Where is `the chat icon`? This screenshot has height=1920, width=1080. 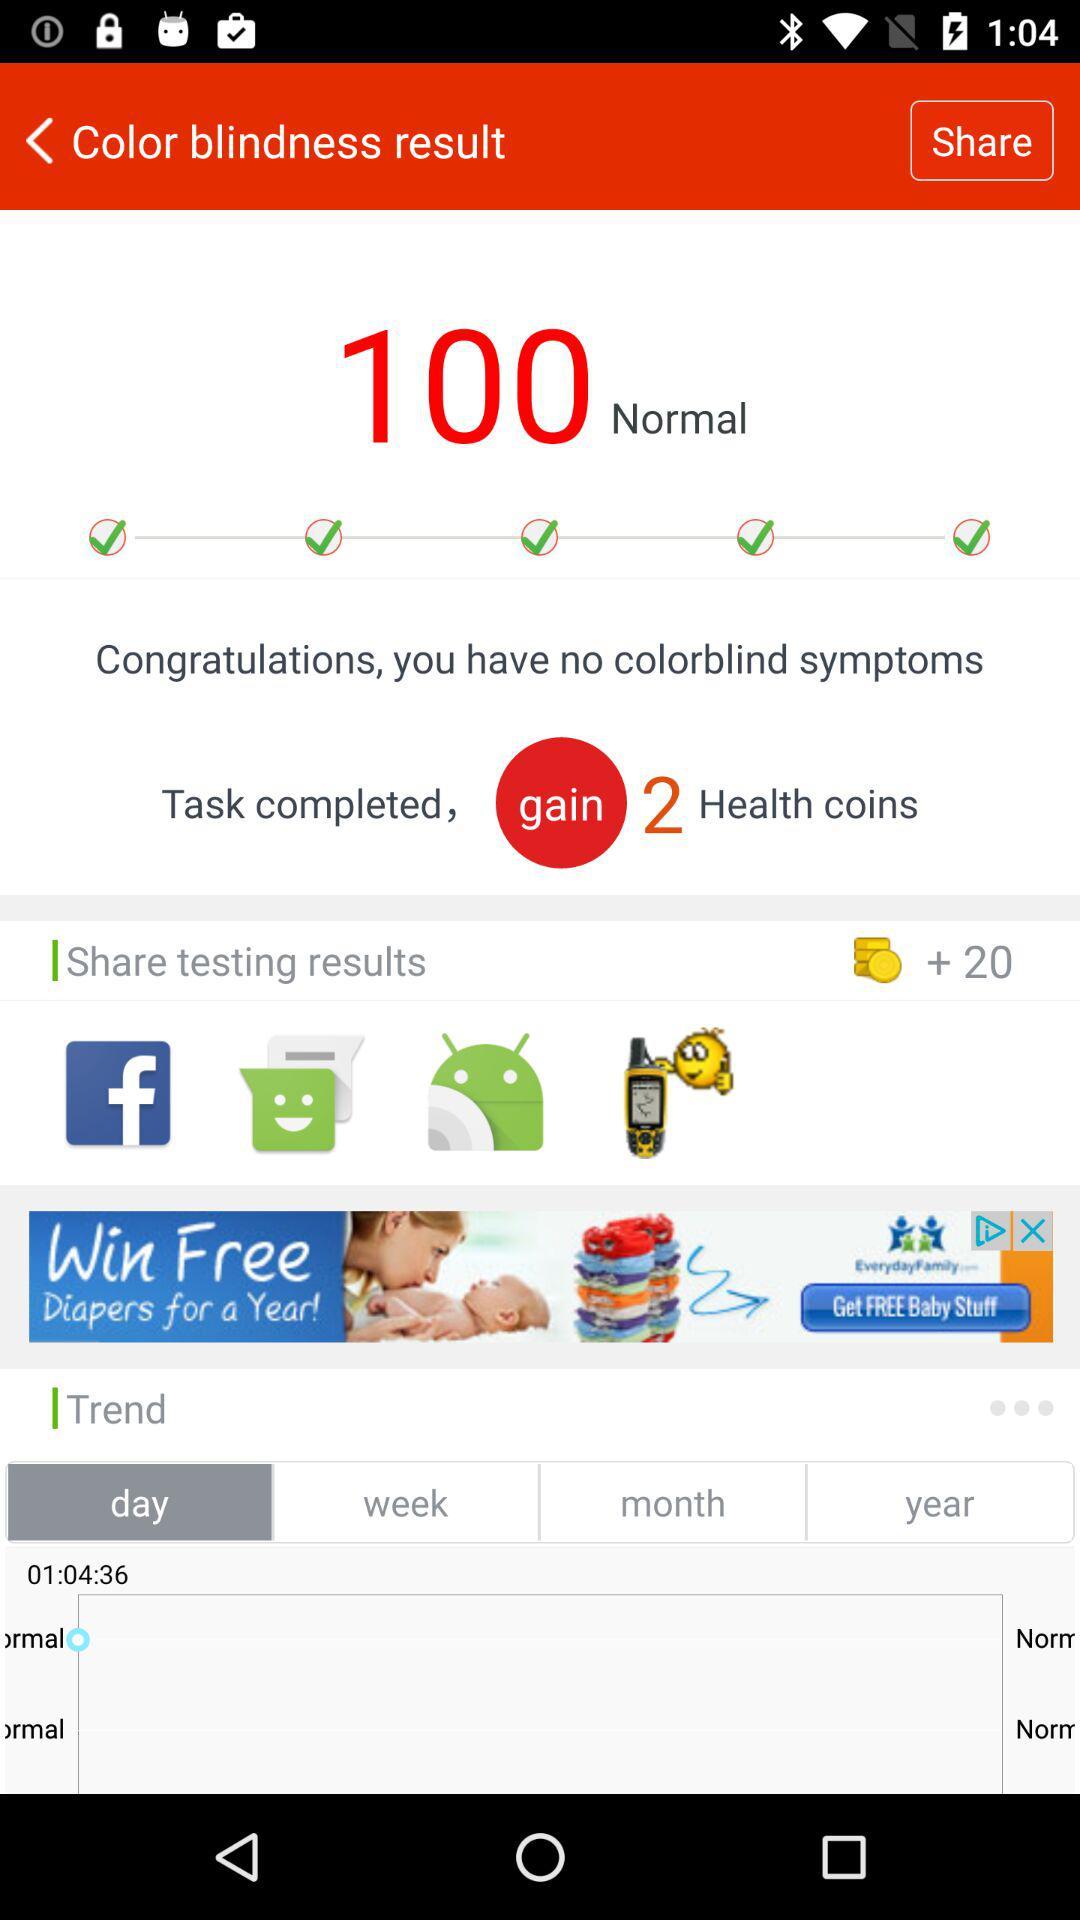 the chat icon is located at coordinates (301, 1092).